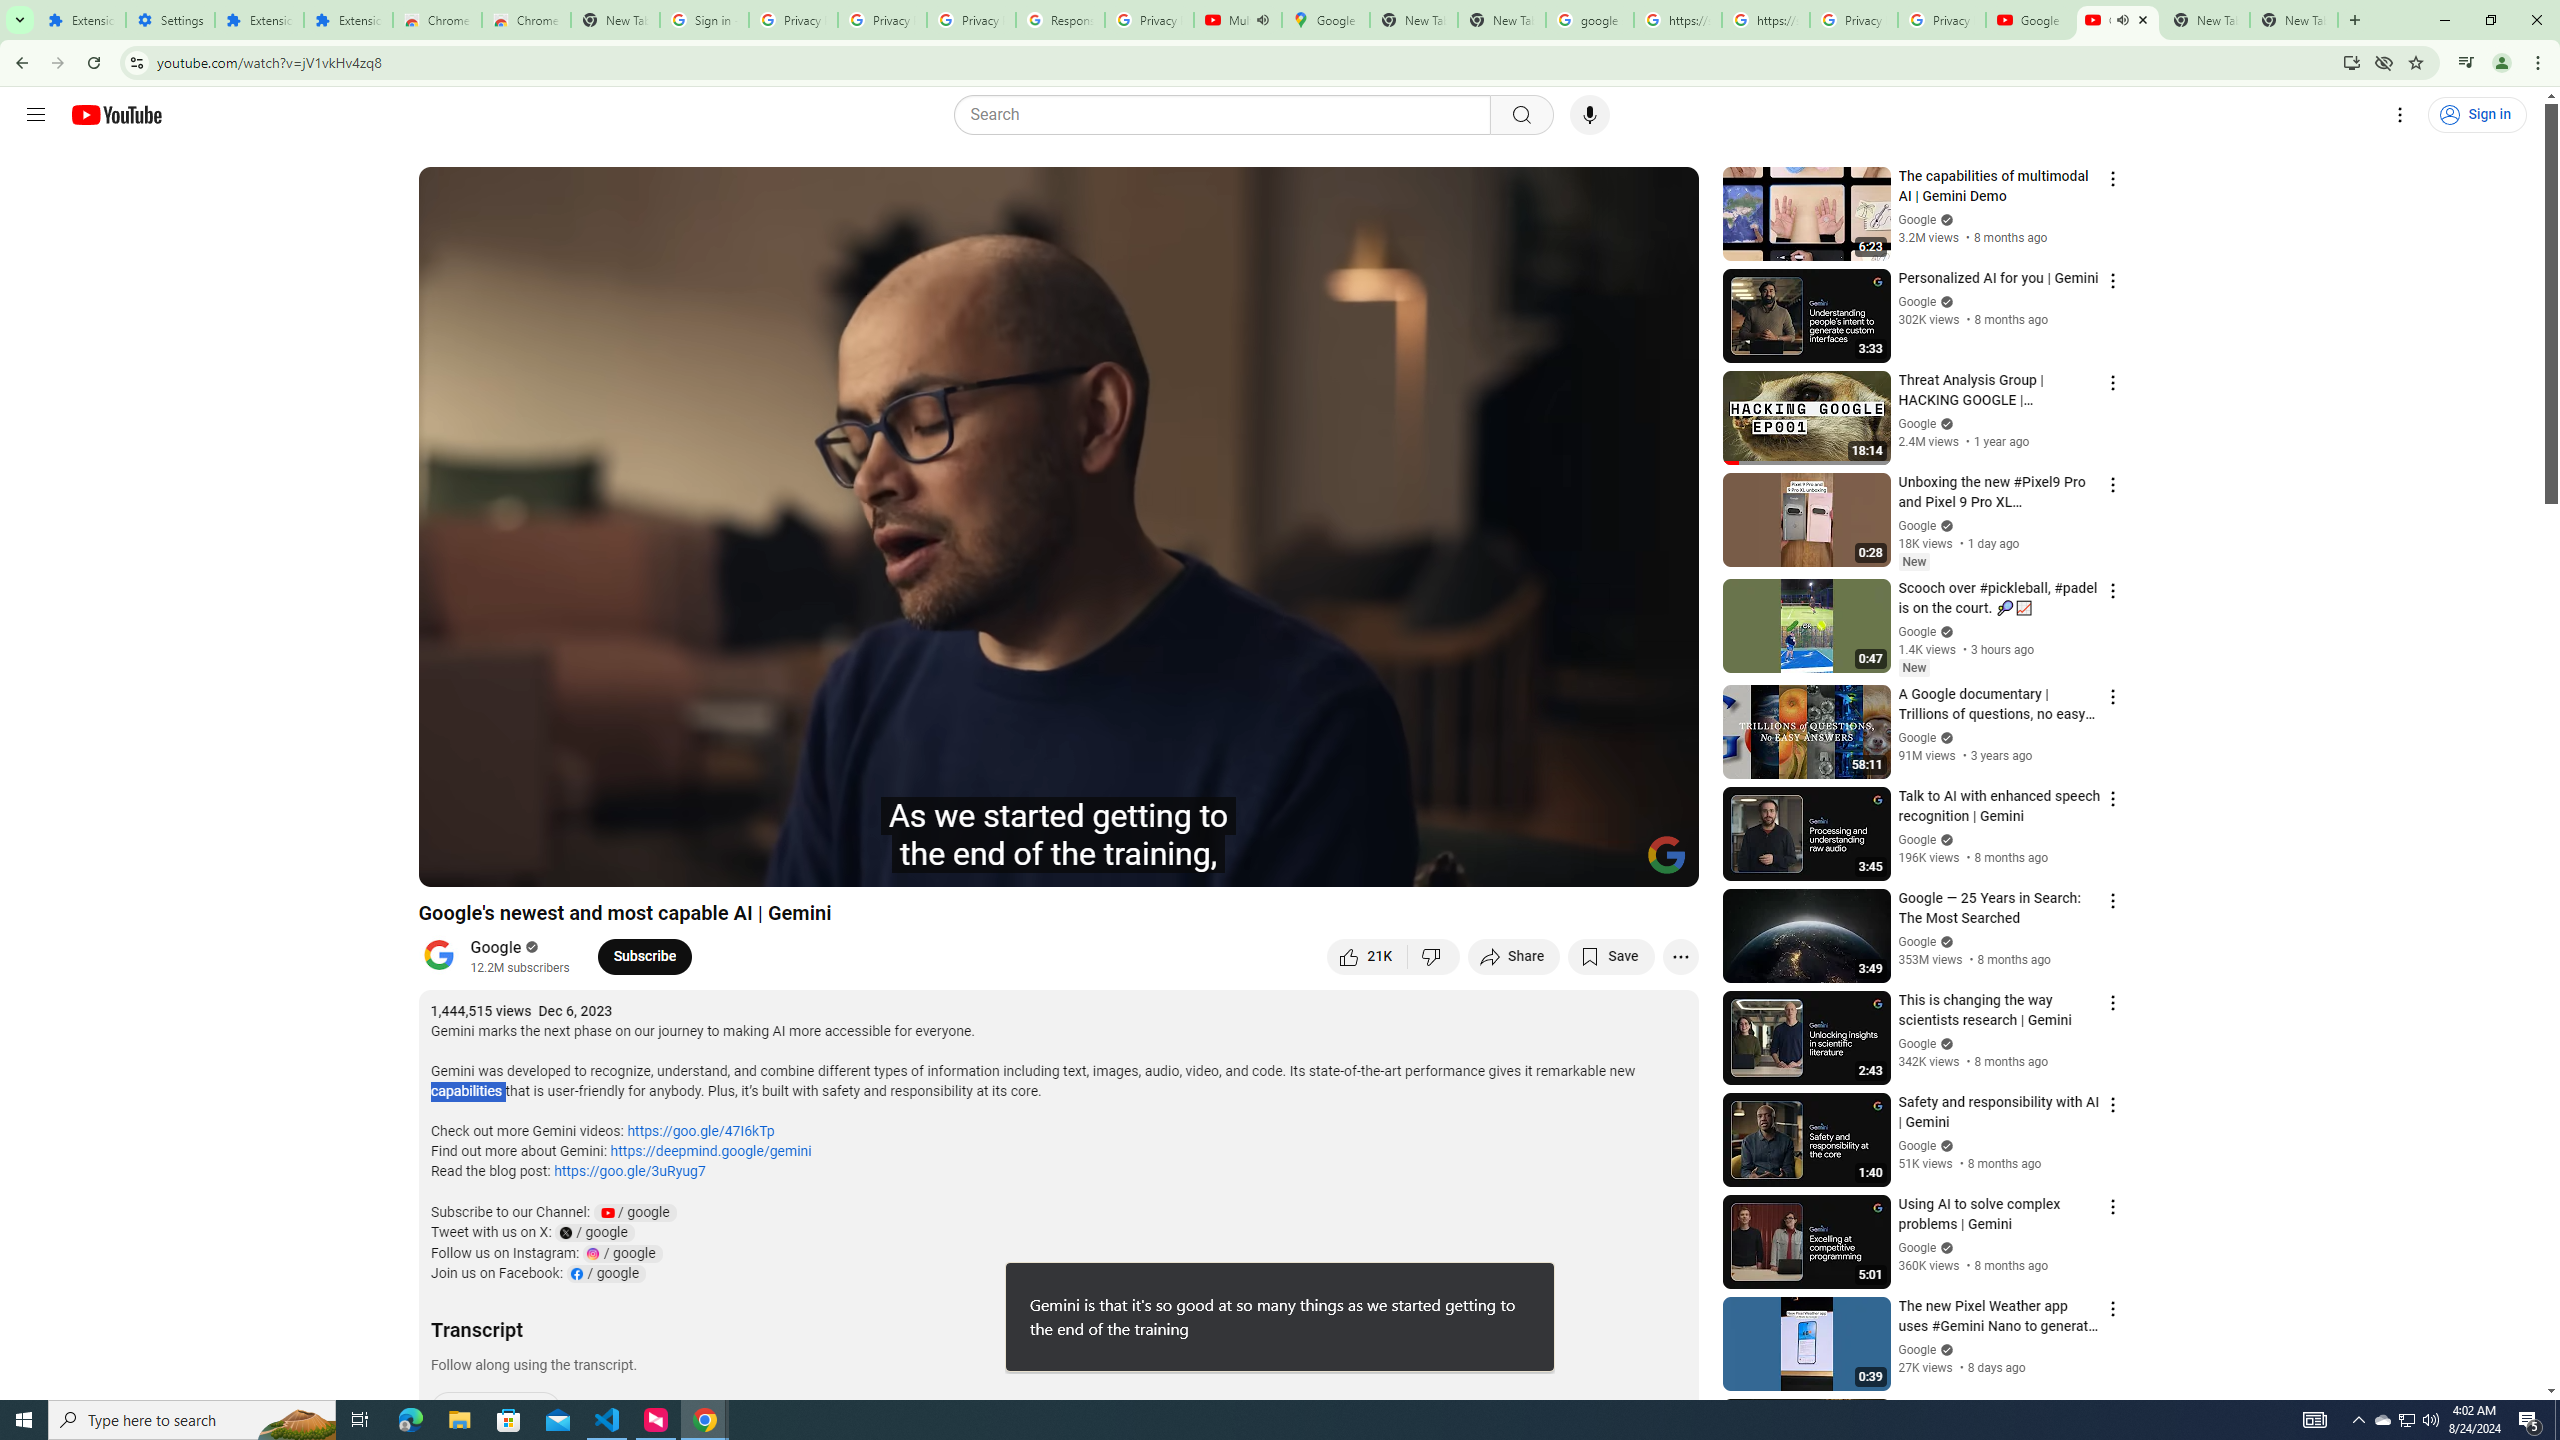 The height and width of the screenshot is (1440, 2560). What do you see at coordinates (1678, 19) in the screenshot?
I see `'https://scholar.google.com/'` at bounding box center [1678, 19].